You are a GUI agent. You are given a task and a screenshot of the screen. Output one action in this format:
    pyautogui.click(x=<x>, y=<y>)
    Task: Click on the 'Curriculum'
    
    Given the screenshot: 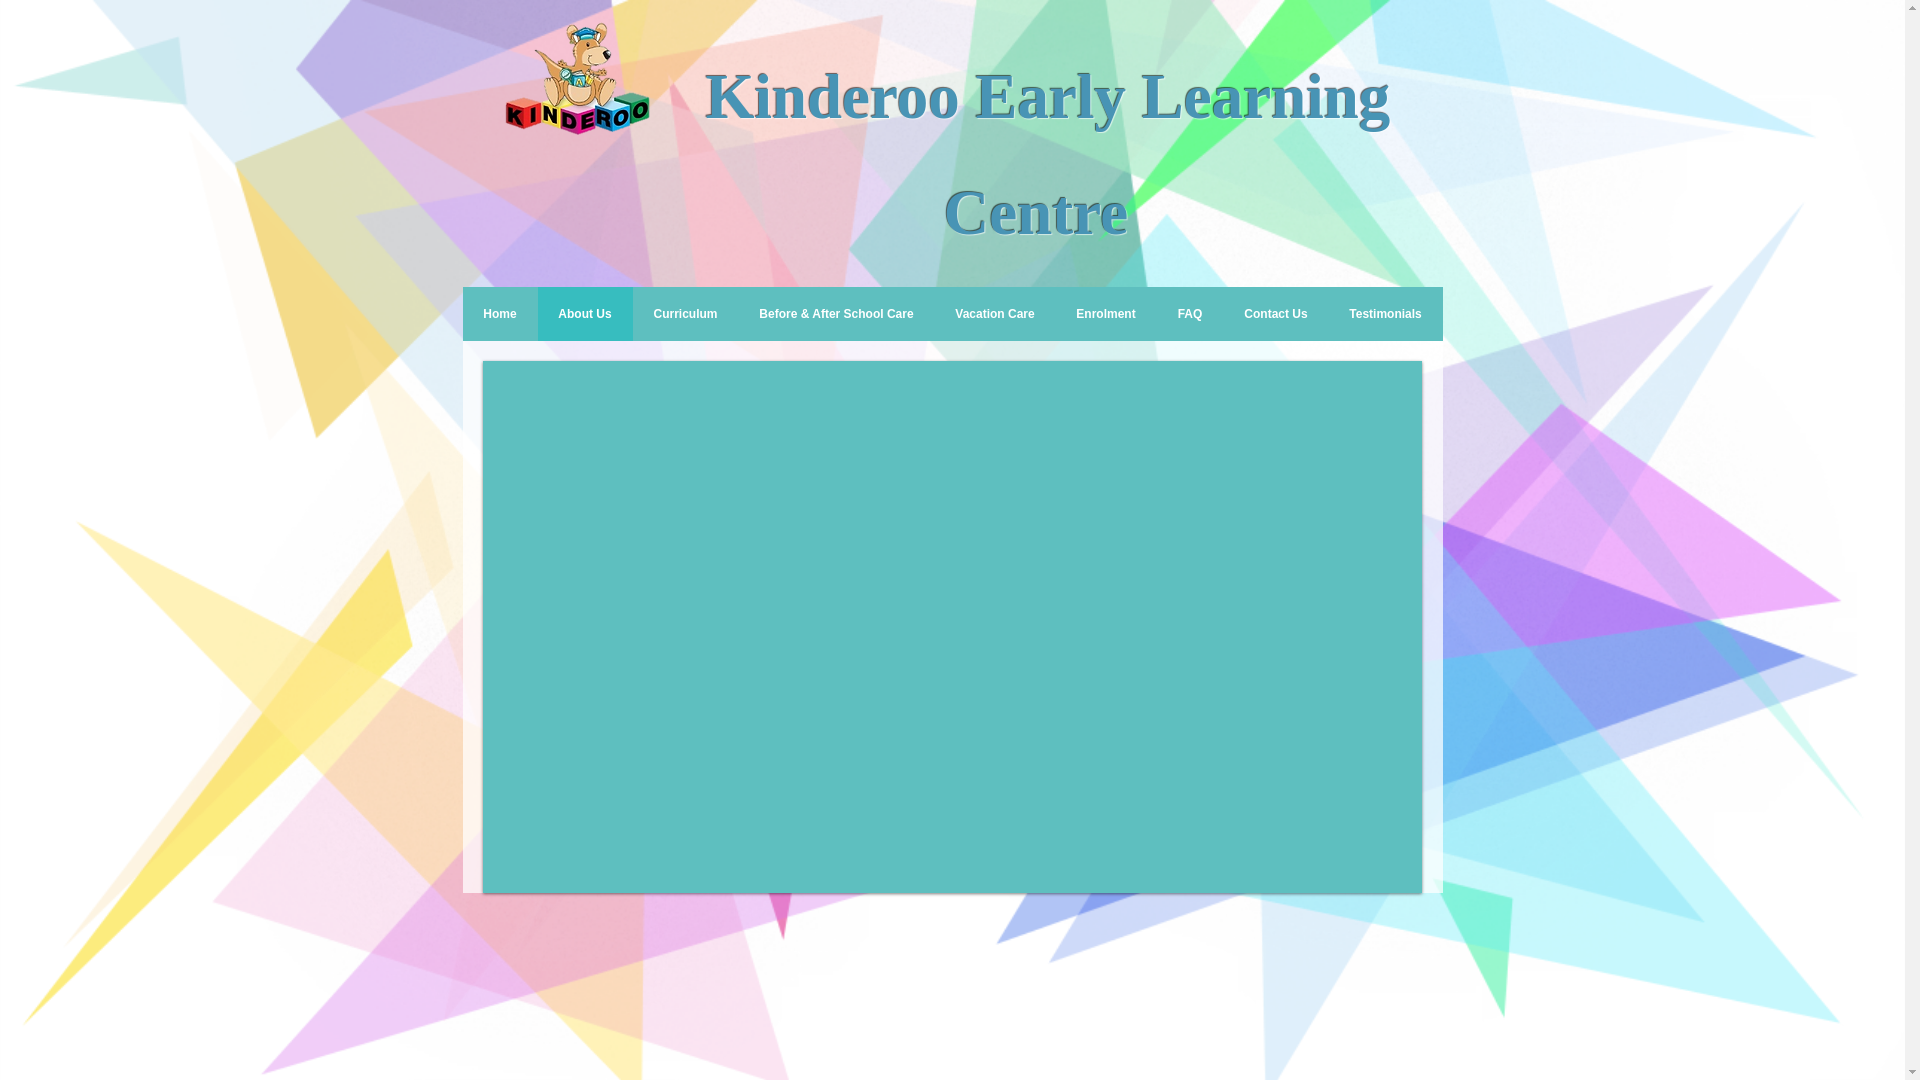 What is the action you would take?
    pyautogui.click(x=631, y=313)
    